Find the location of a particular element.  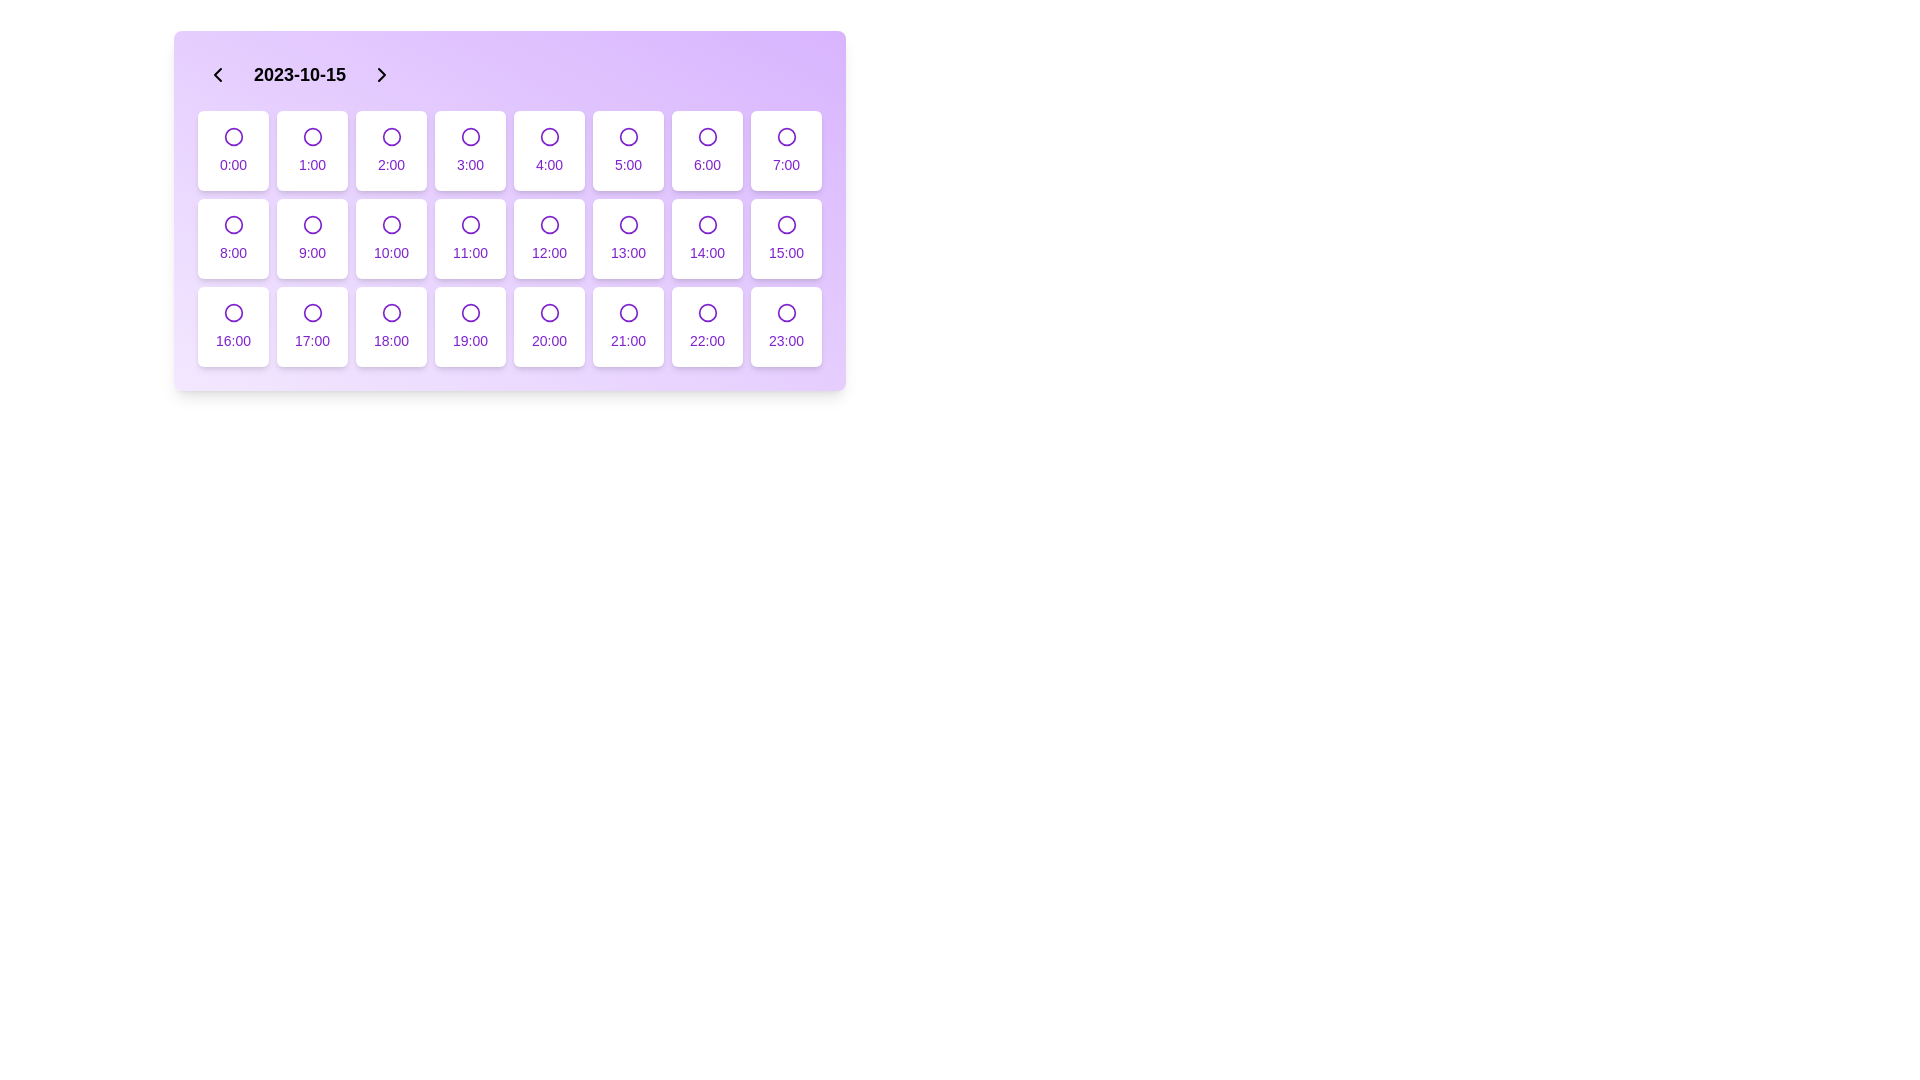

the SVG Circle representing the time slot for '11:00' in the scheduling interface is located at coordinates (469, 224).